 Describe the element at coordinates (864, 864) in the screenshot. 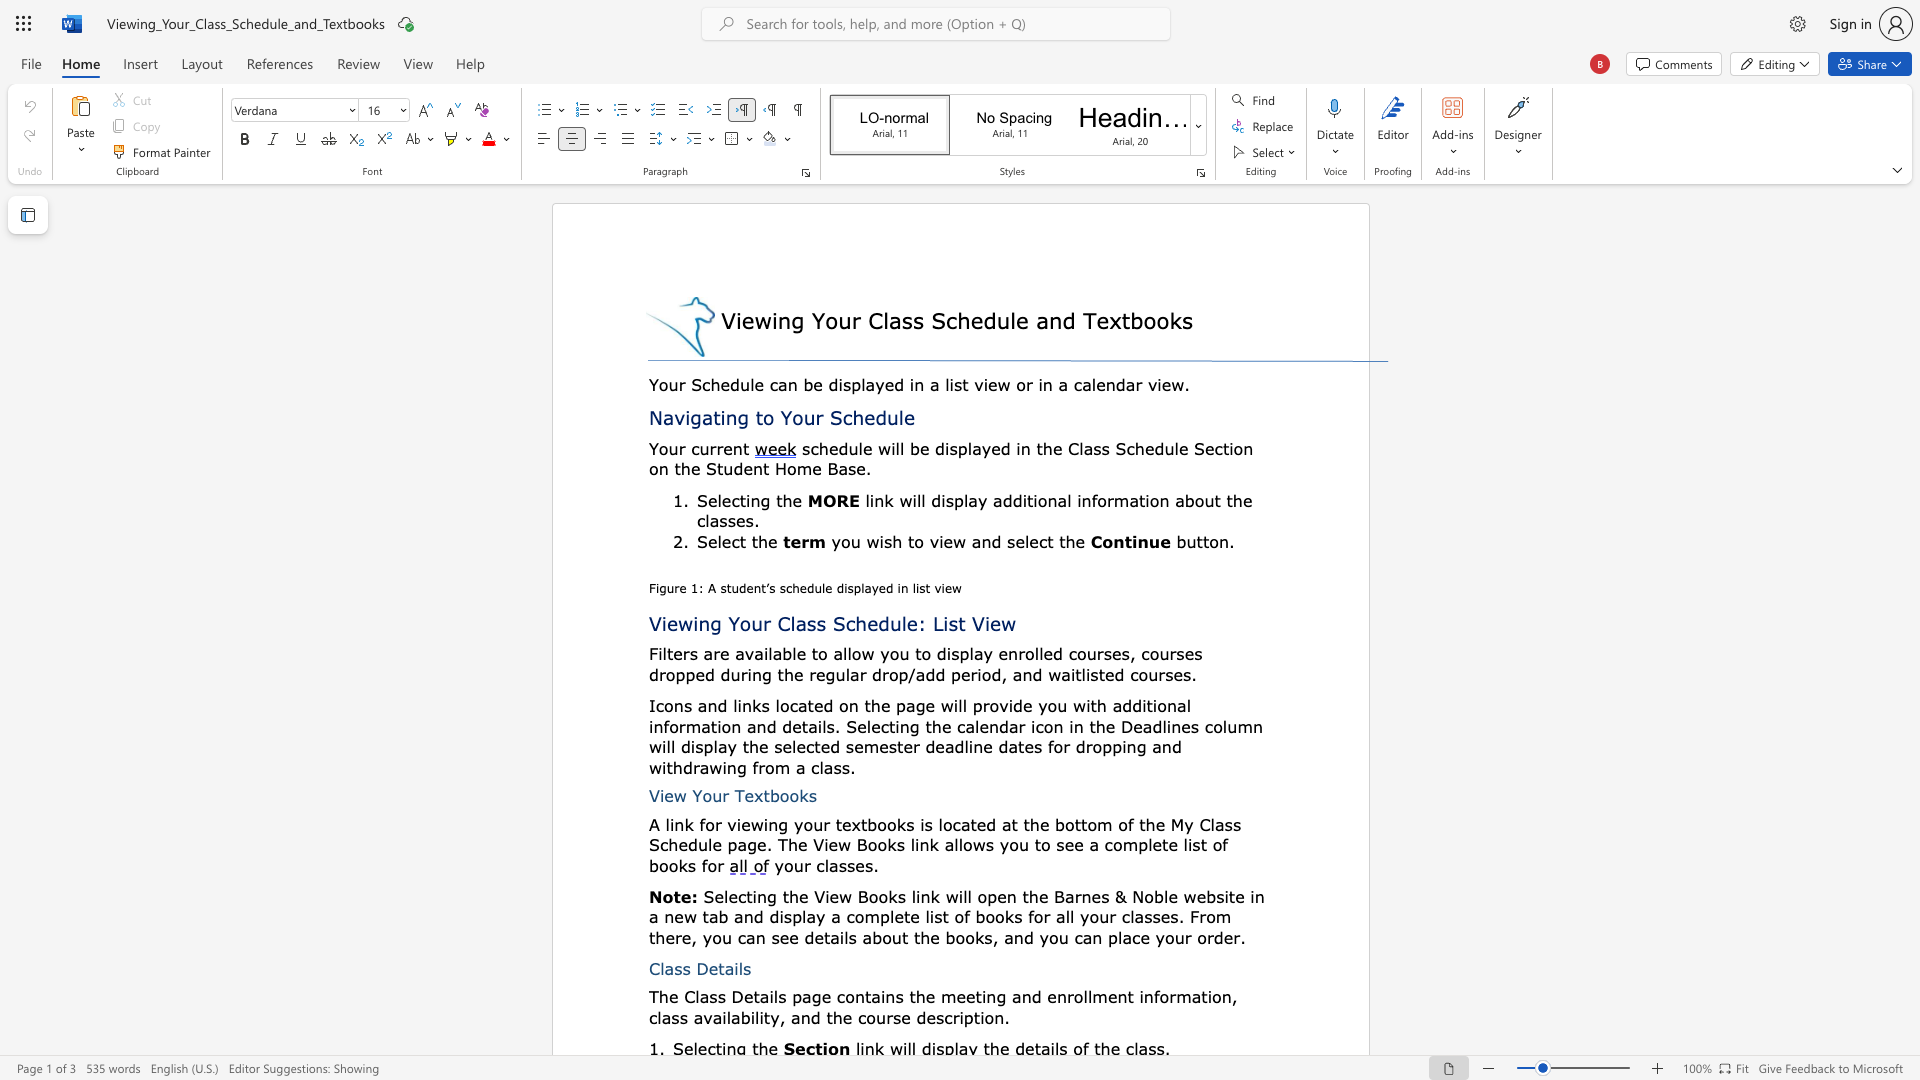

I see `the subset text "s." within the text "your classes."` at that location.